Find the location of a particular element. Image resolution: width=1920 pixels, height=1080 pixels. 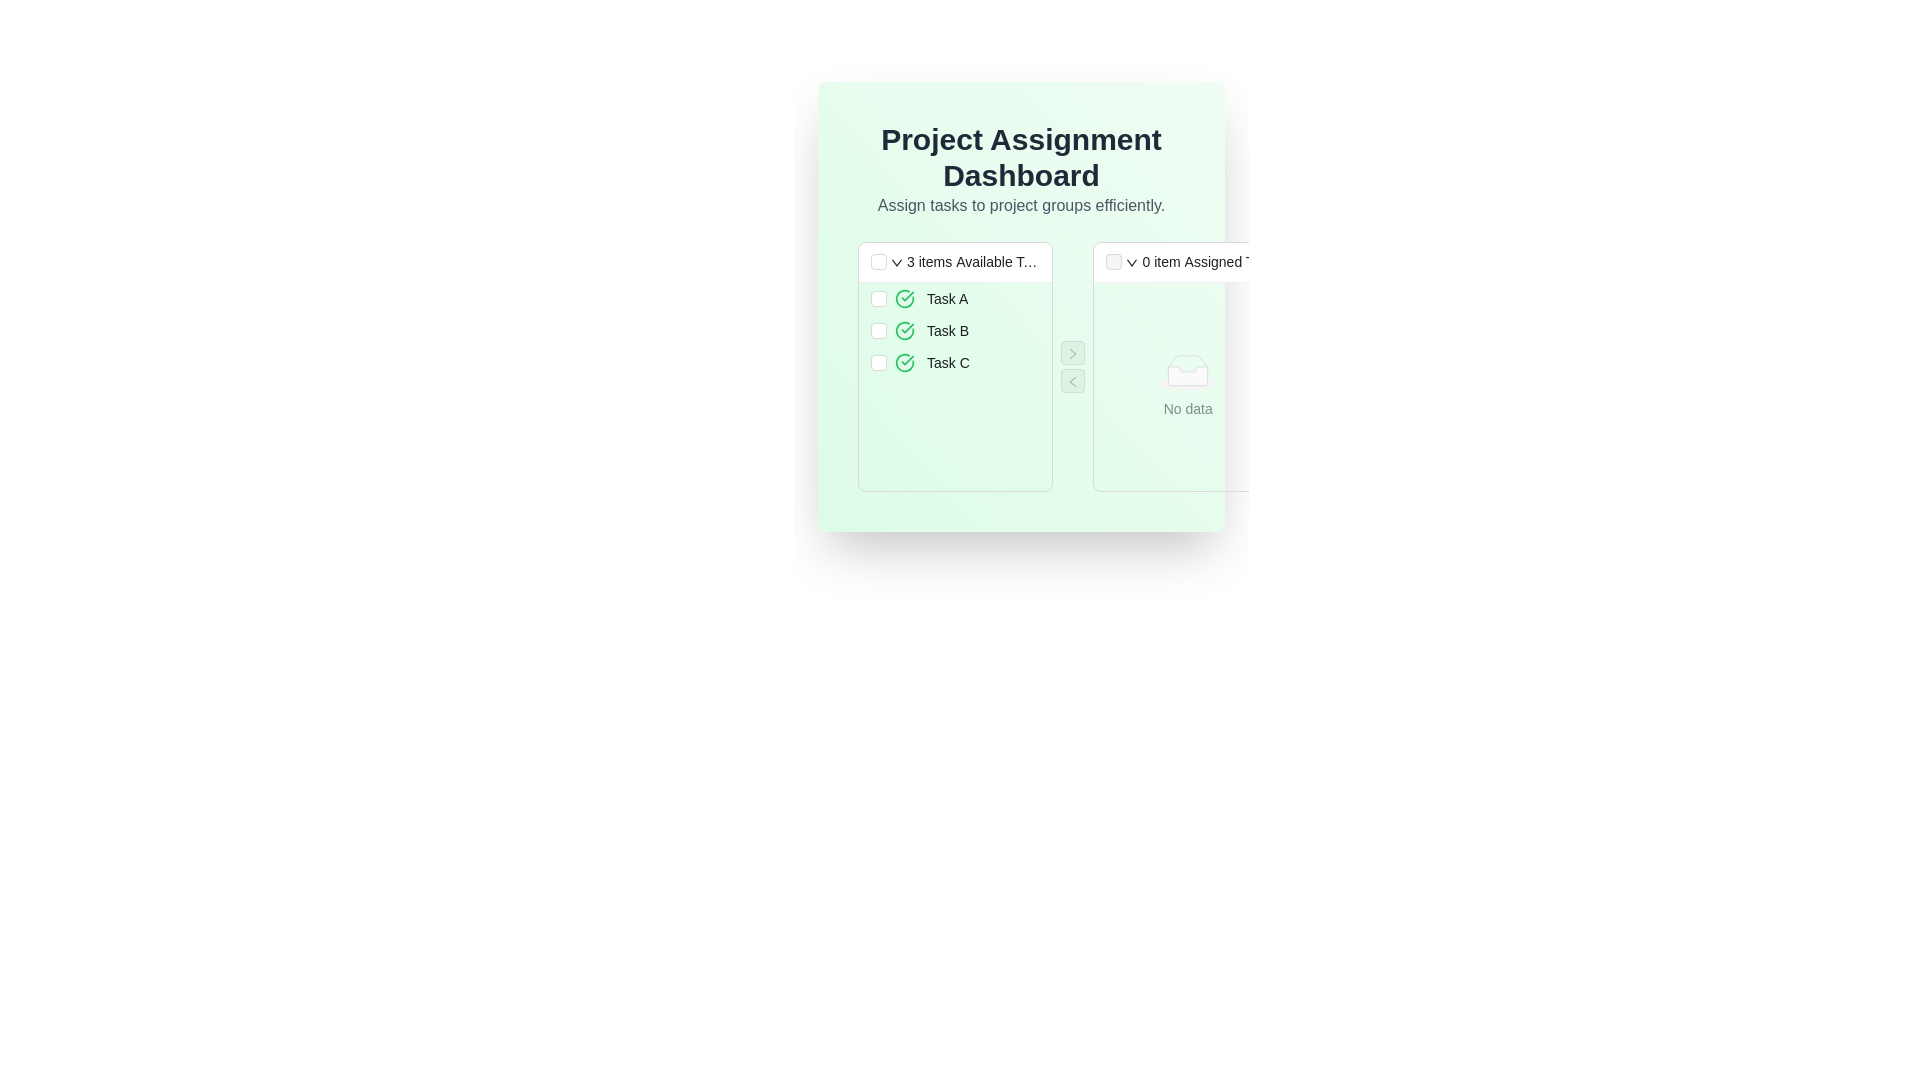

the checkbox associated with 'Task B' is located at coordinates (878, 330).